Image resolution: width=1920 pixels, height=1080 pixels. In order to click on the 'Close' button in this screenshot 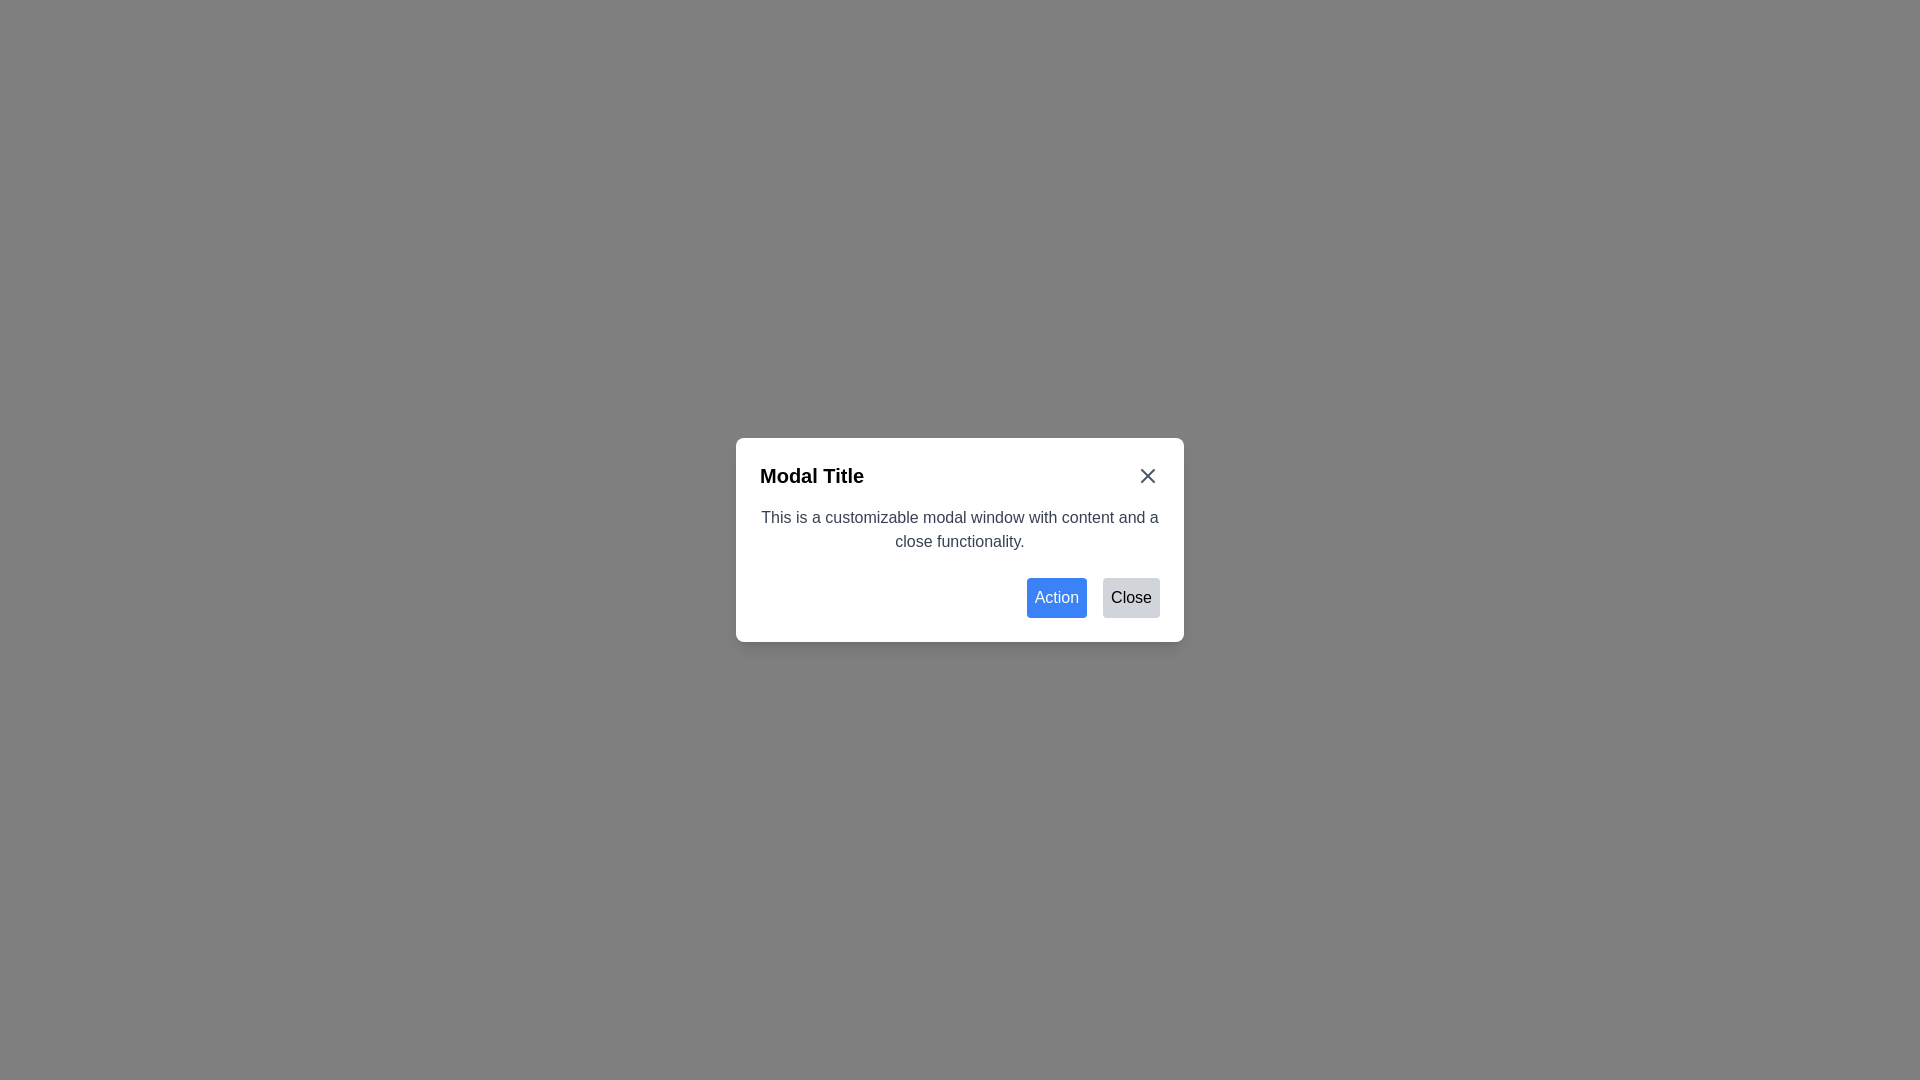, I will do `click(1131, 596)`.